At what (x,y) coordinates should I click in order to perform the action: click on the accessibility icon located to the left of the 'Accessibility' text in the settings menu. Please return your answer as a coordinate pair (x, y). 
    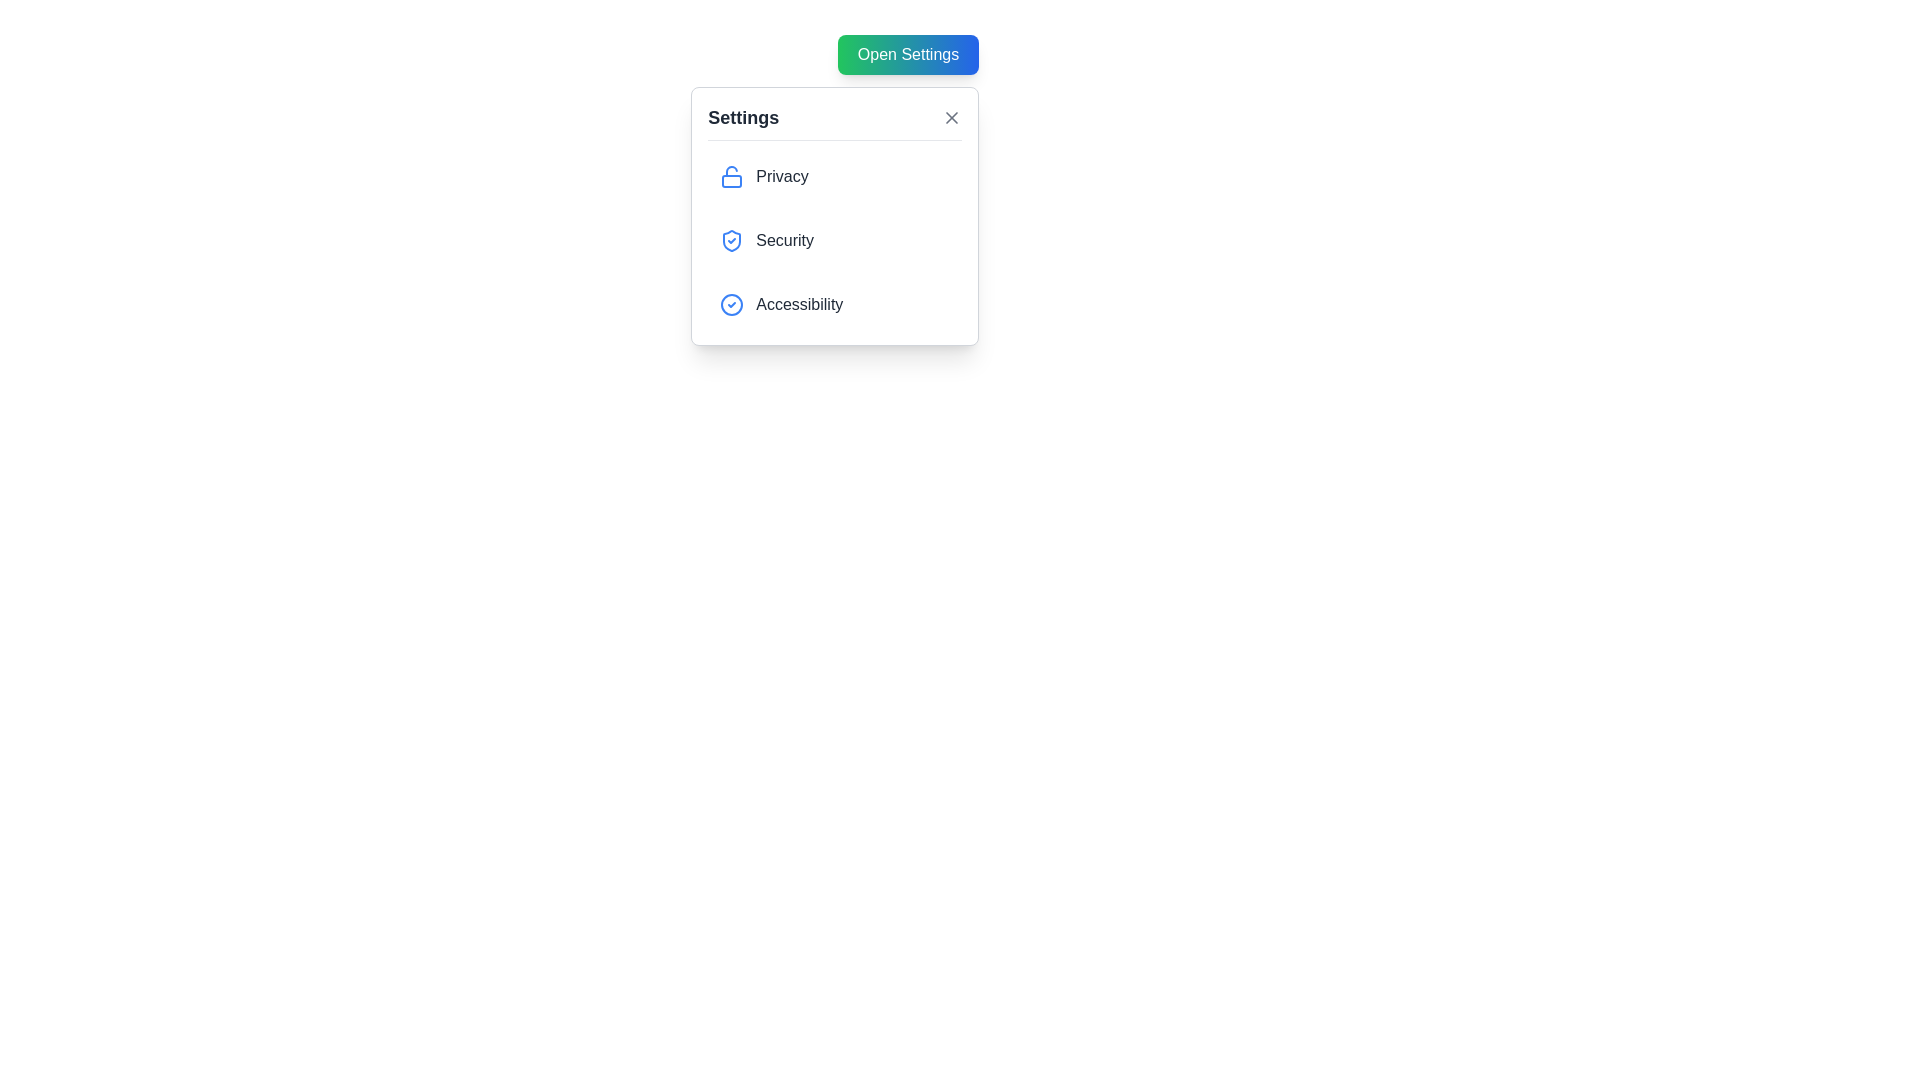
    Looking at the image, I should click on (731, 304).